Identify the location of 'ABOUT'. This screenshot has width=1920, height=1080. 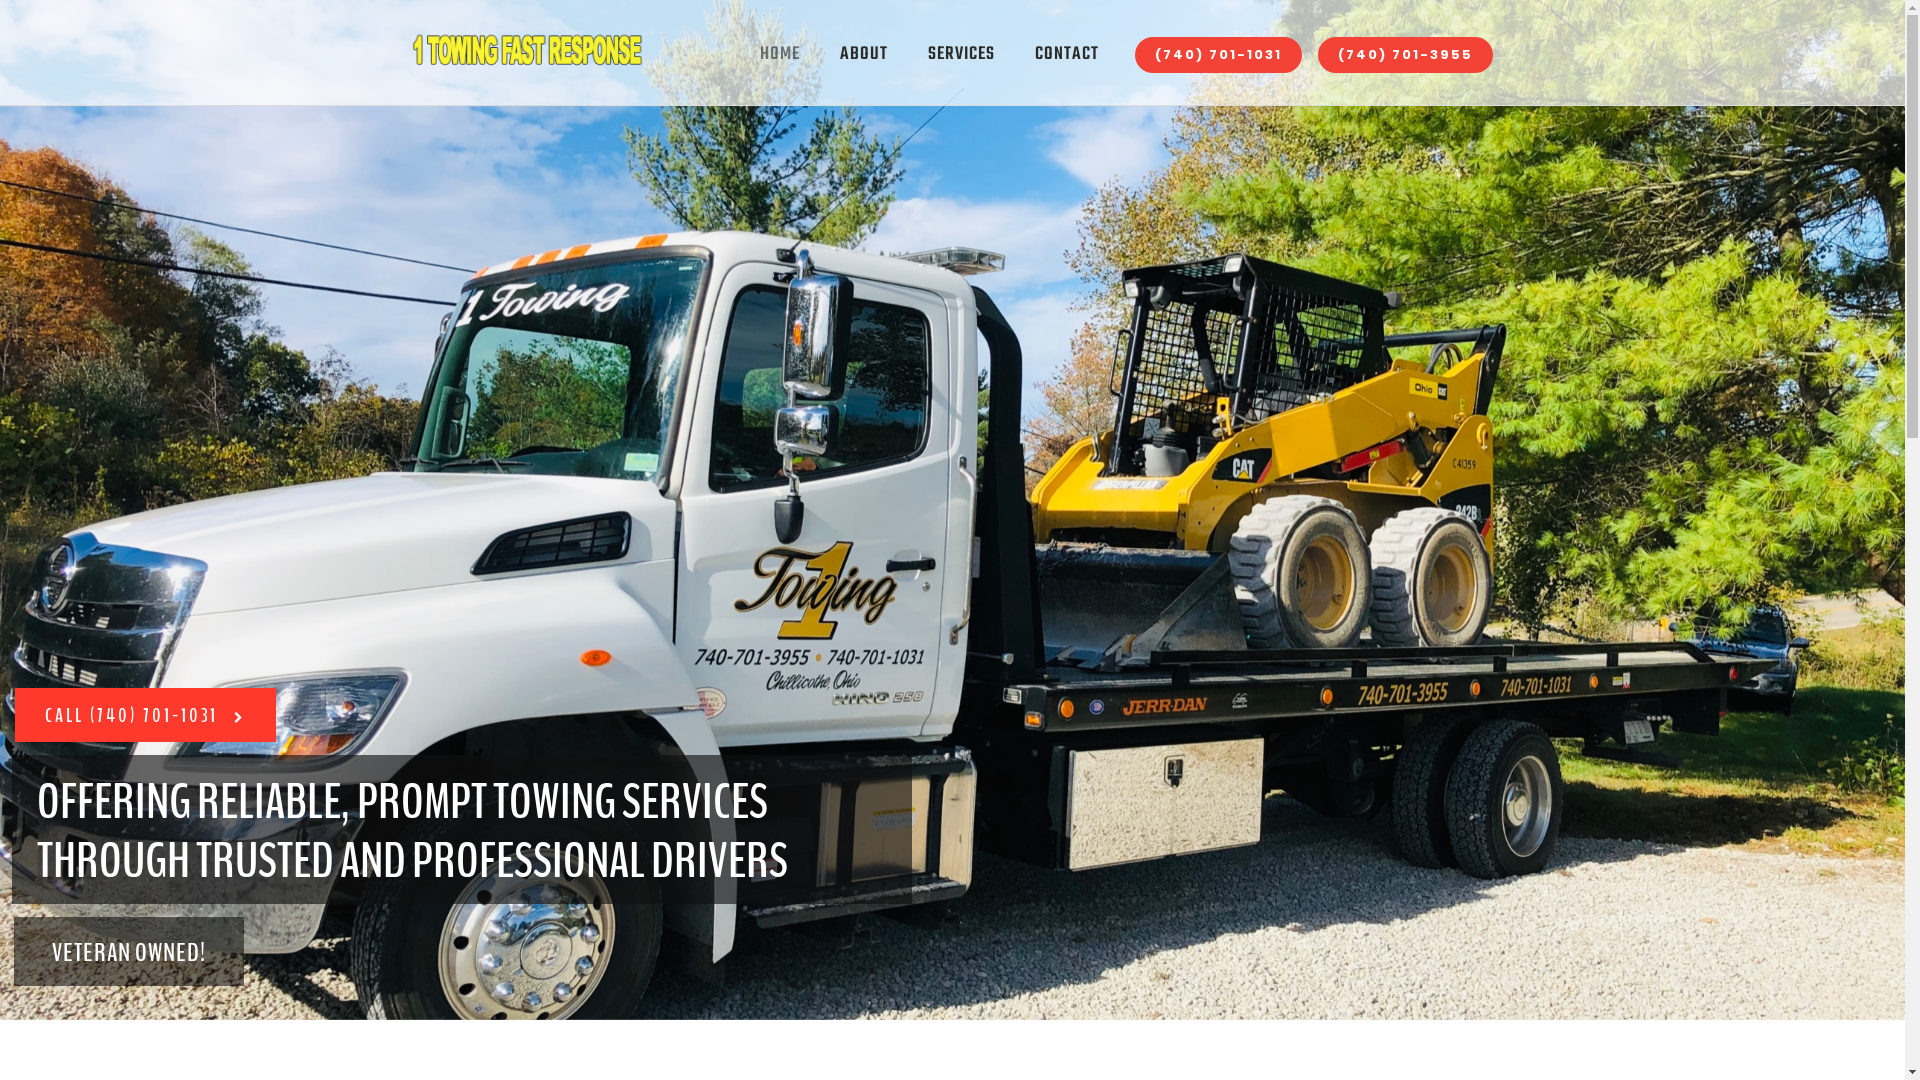
(864, 53).